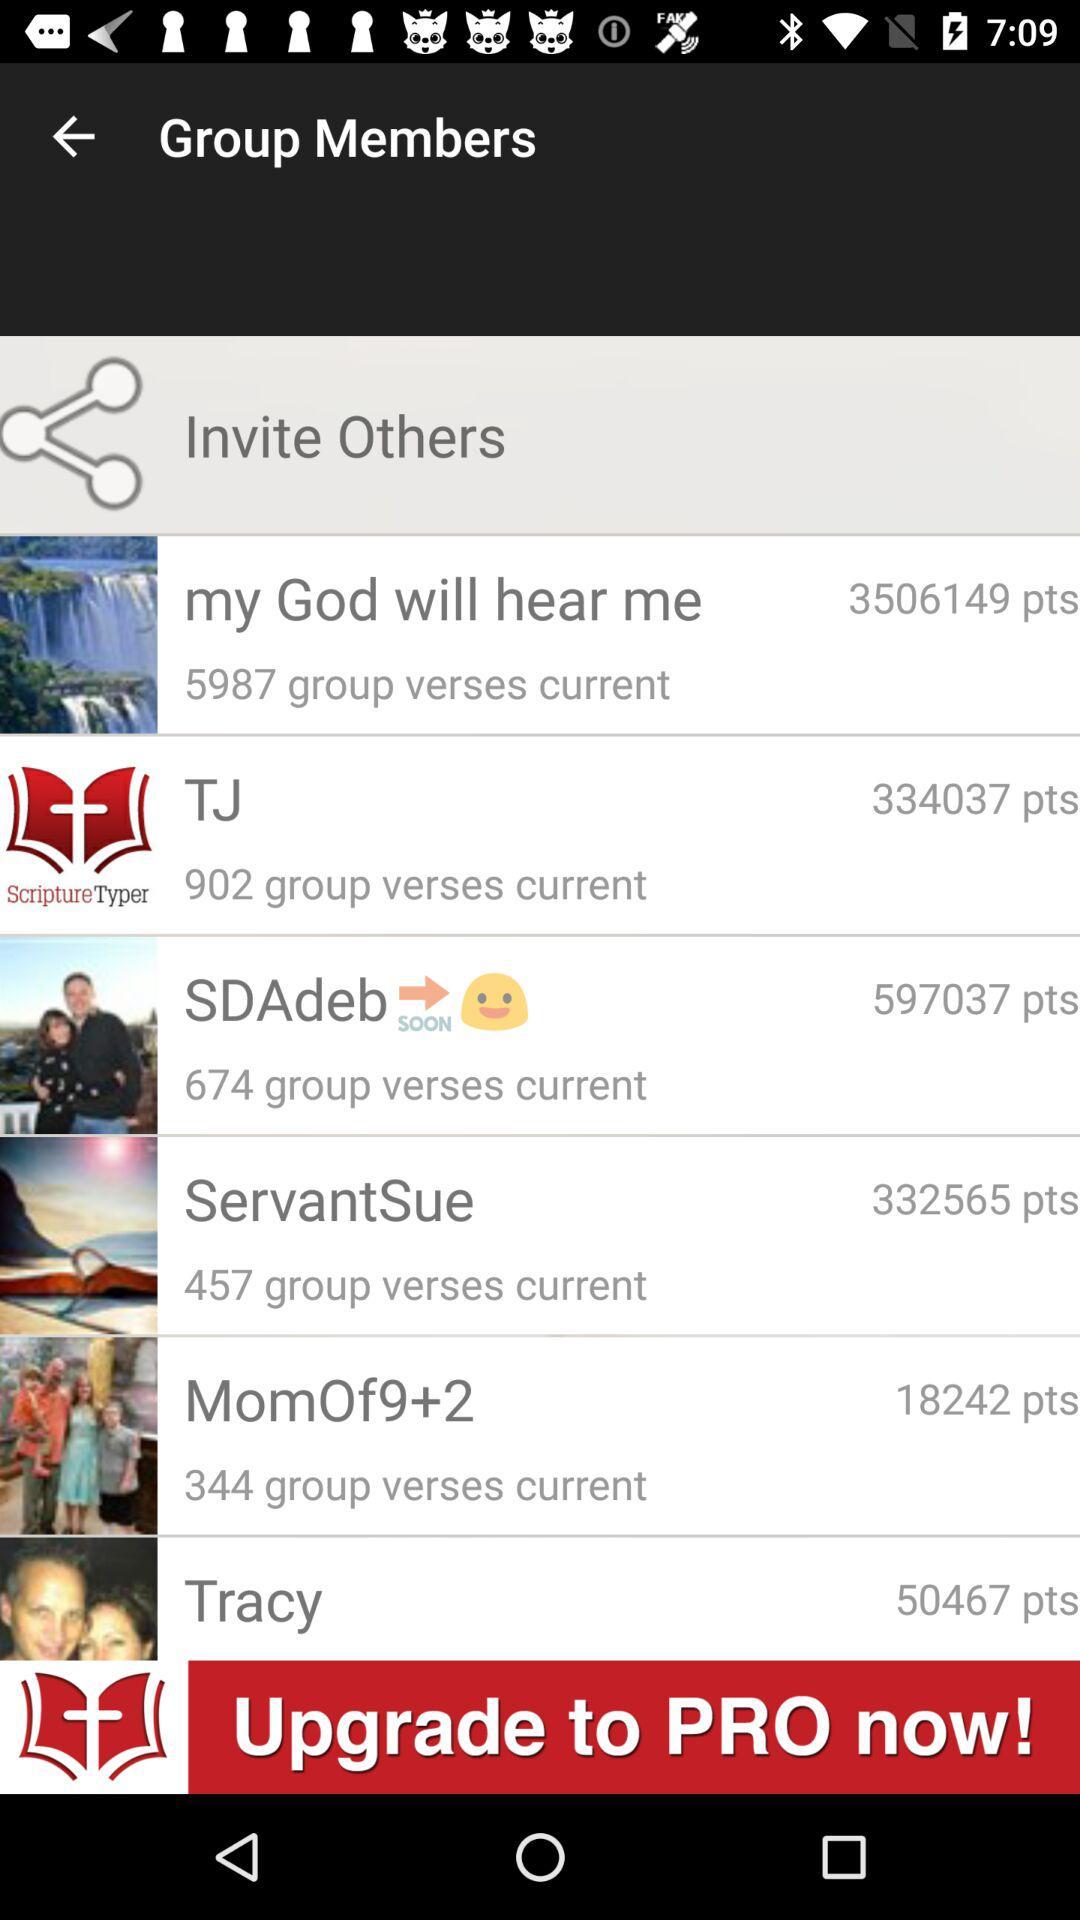  What do you see at coordinates (974, 997) in the screenshot?
I see `the icon above 674 group verses app` at bounding box center [974, 997].